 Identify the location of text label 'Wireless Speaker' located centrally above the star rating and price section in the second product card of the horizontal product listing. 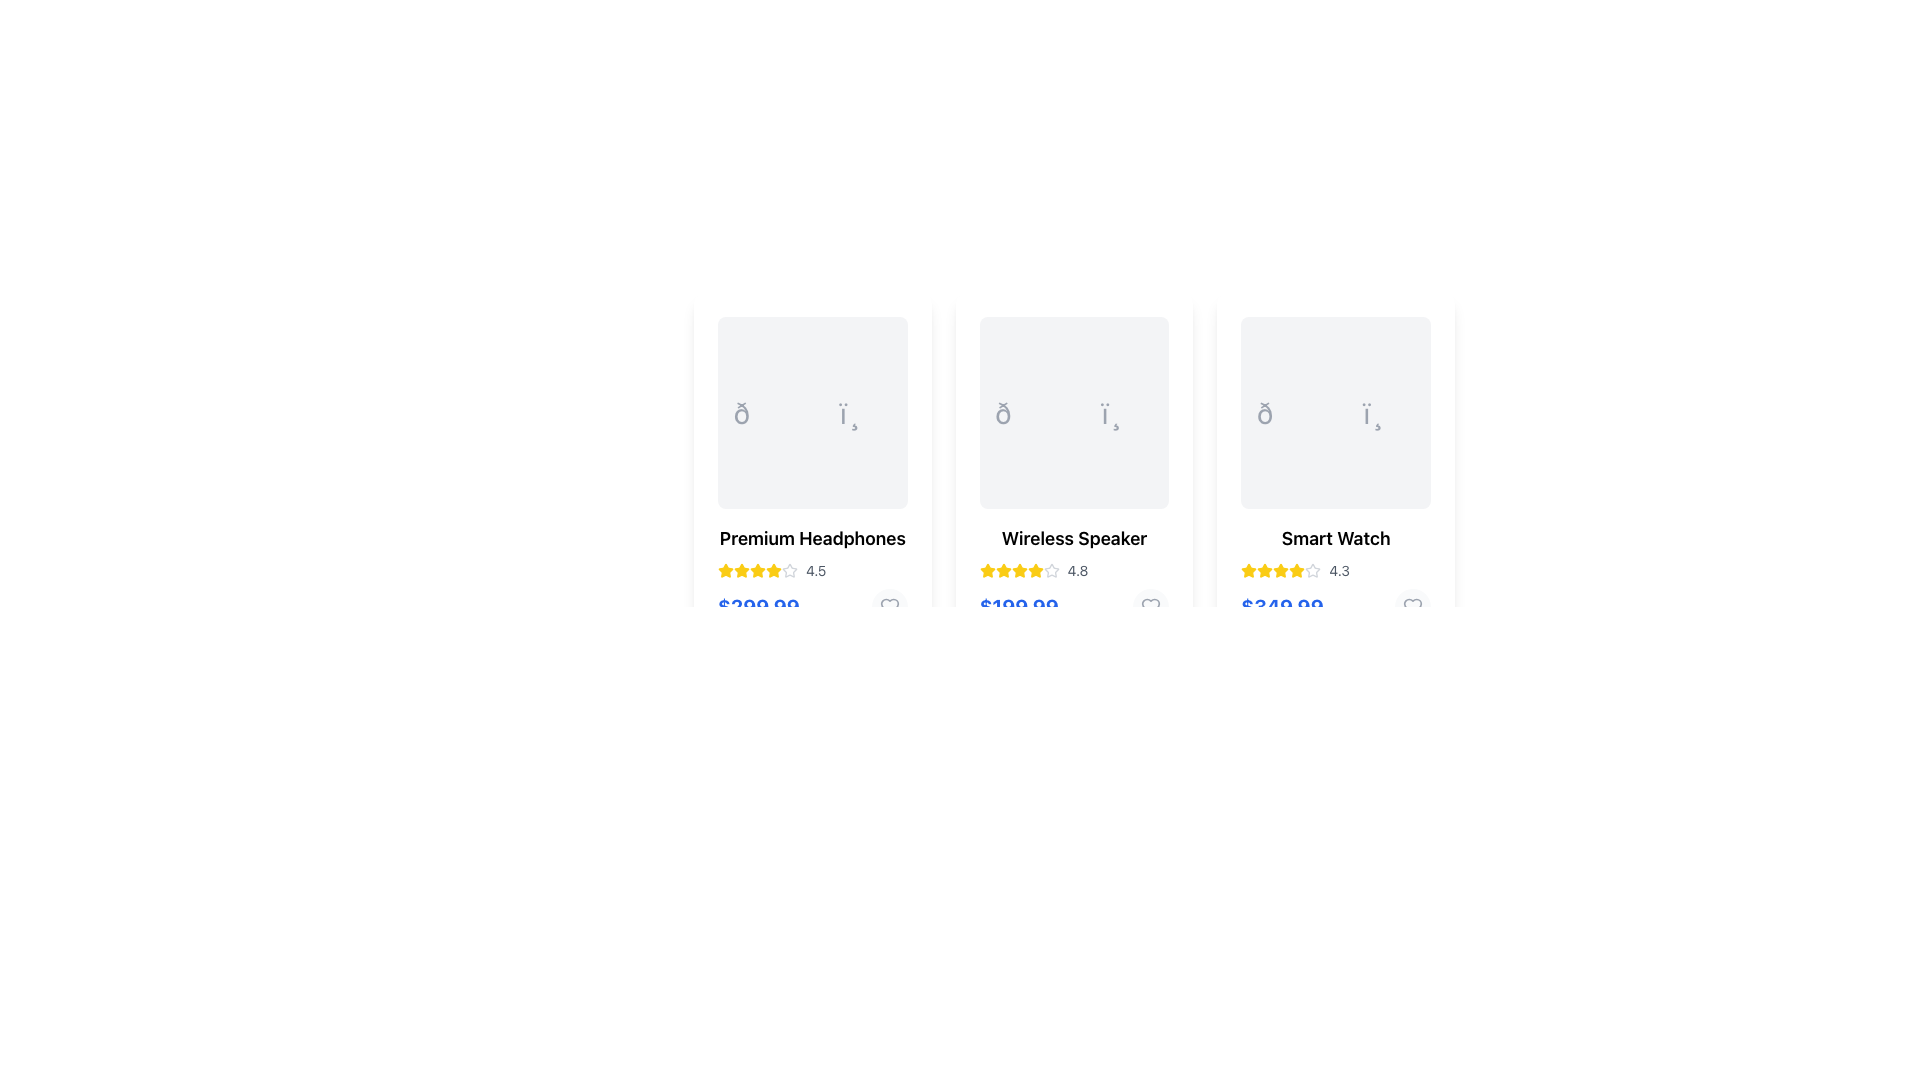
(1073, 538).